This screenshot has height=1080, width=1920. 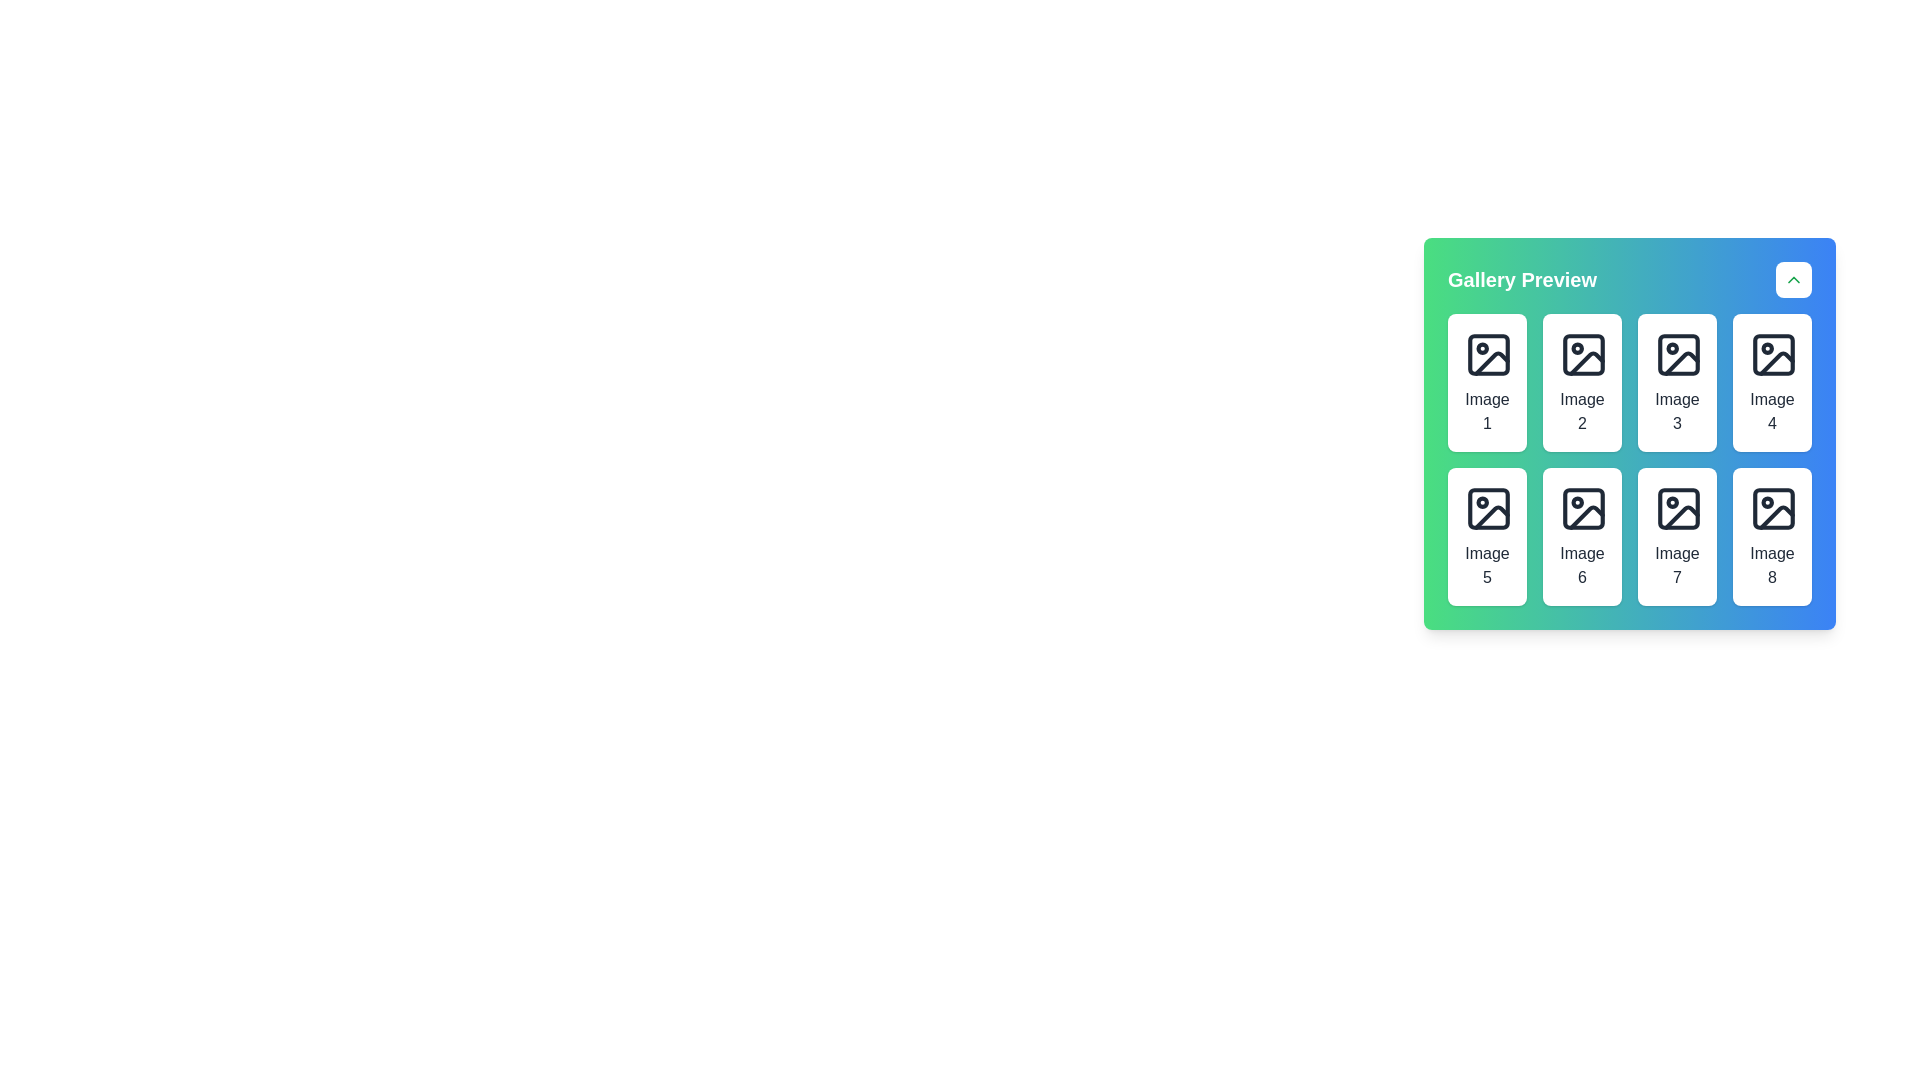 What do you see at coordinates (1677, 566) in the screenshot?
I see `the text label 'Image 7' which is displayed in a smaller bold font, centered in the seventh cell of the gallery grid layout` at bounding box center [1677, 566].